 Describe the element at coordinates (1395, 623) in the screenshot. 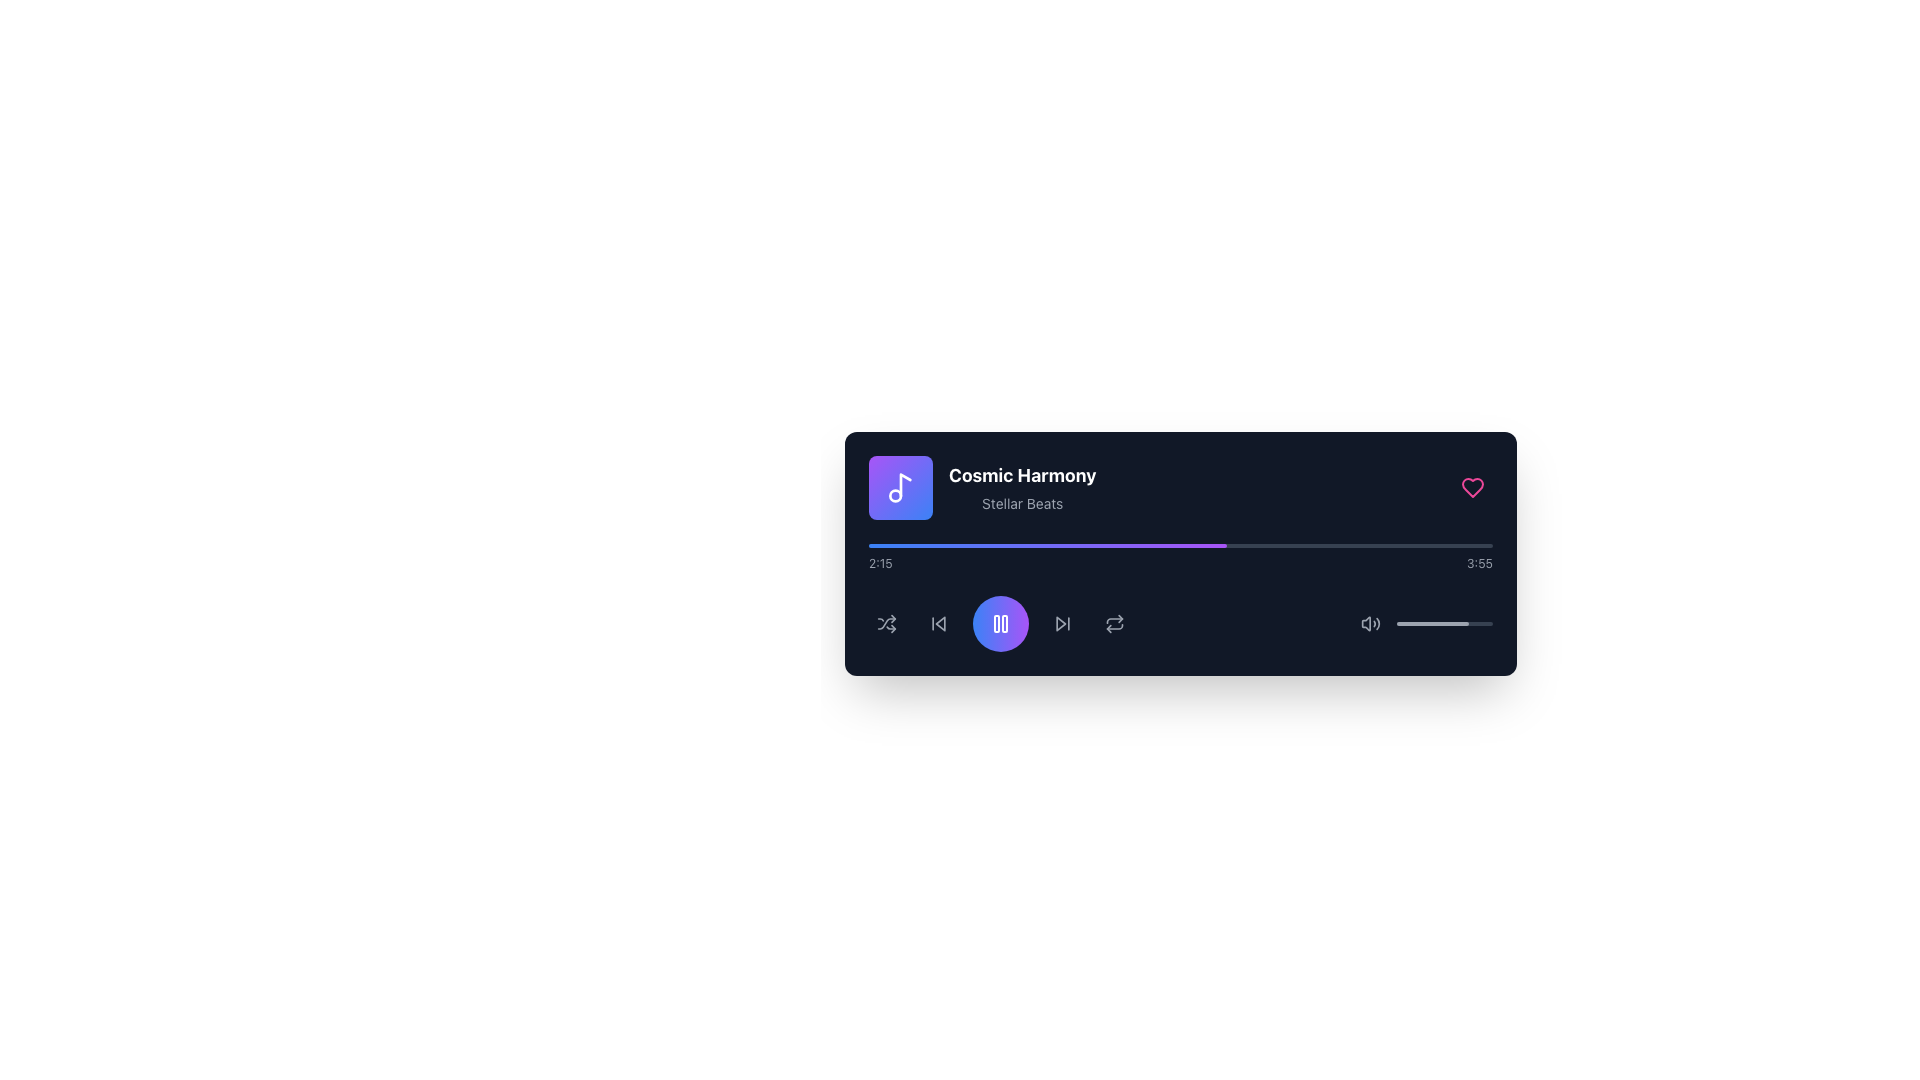

I see `the volume slider` at that location.